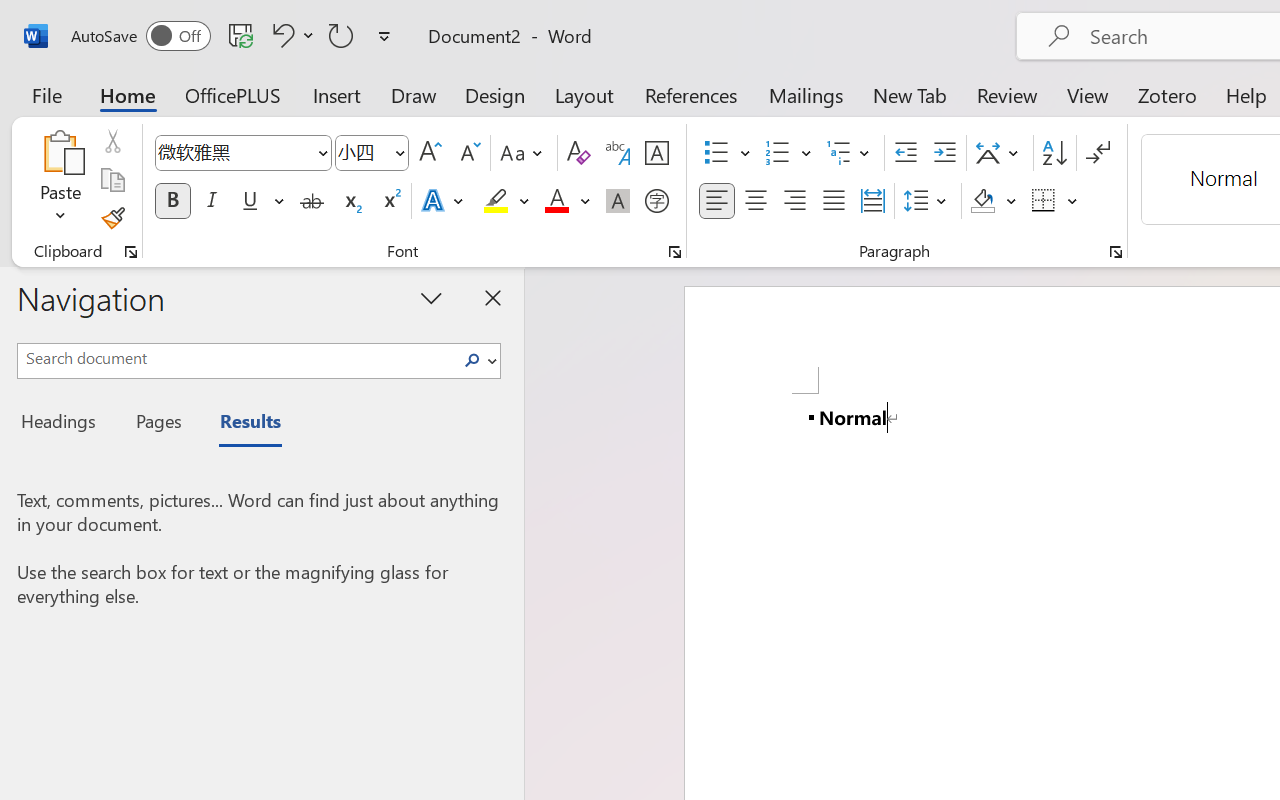 Image resolution: width=1280 pixels, height=800 pixels. I want to click on 'Align Left', so click(716, 201).